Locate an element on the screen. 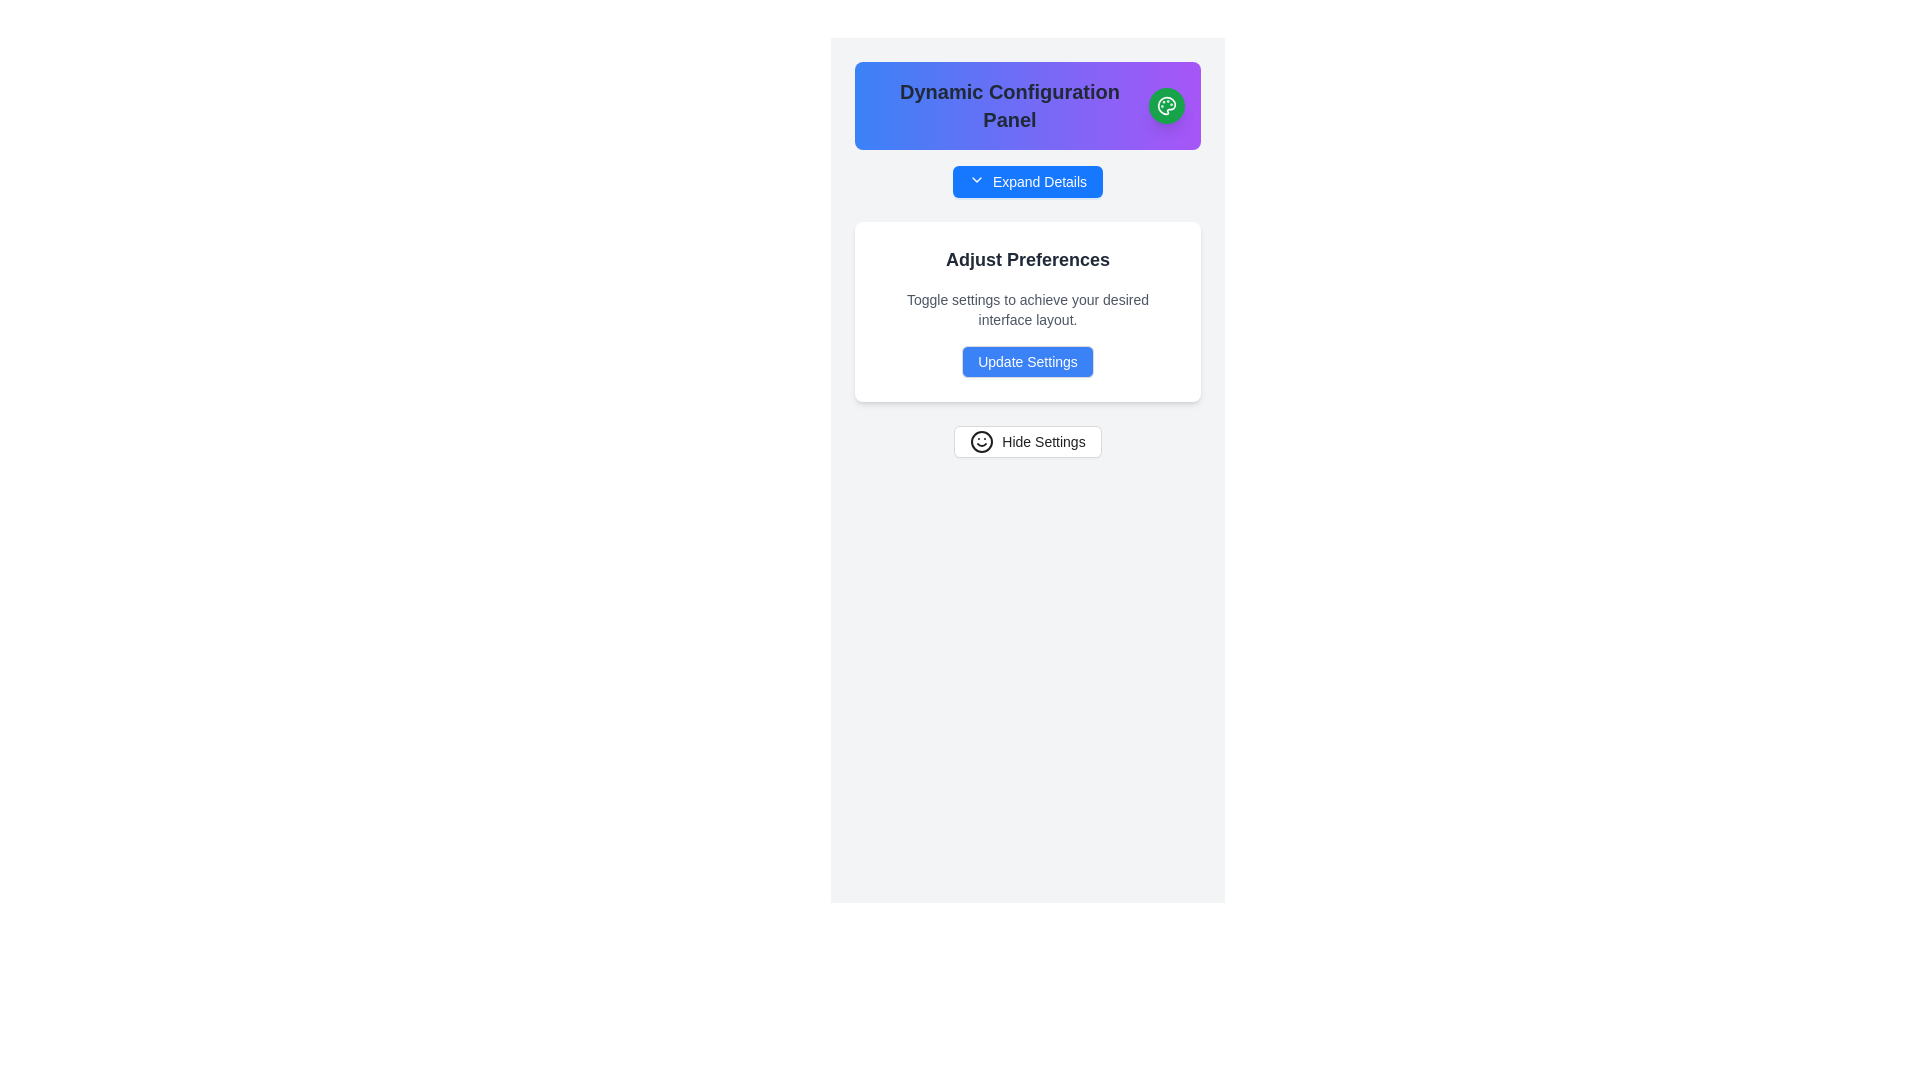  the 'Update Settings' button located beneath the 'Adjust Preferences' heading is located at coordinates (1027, 362).